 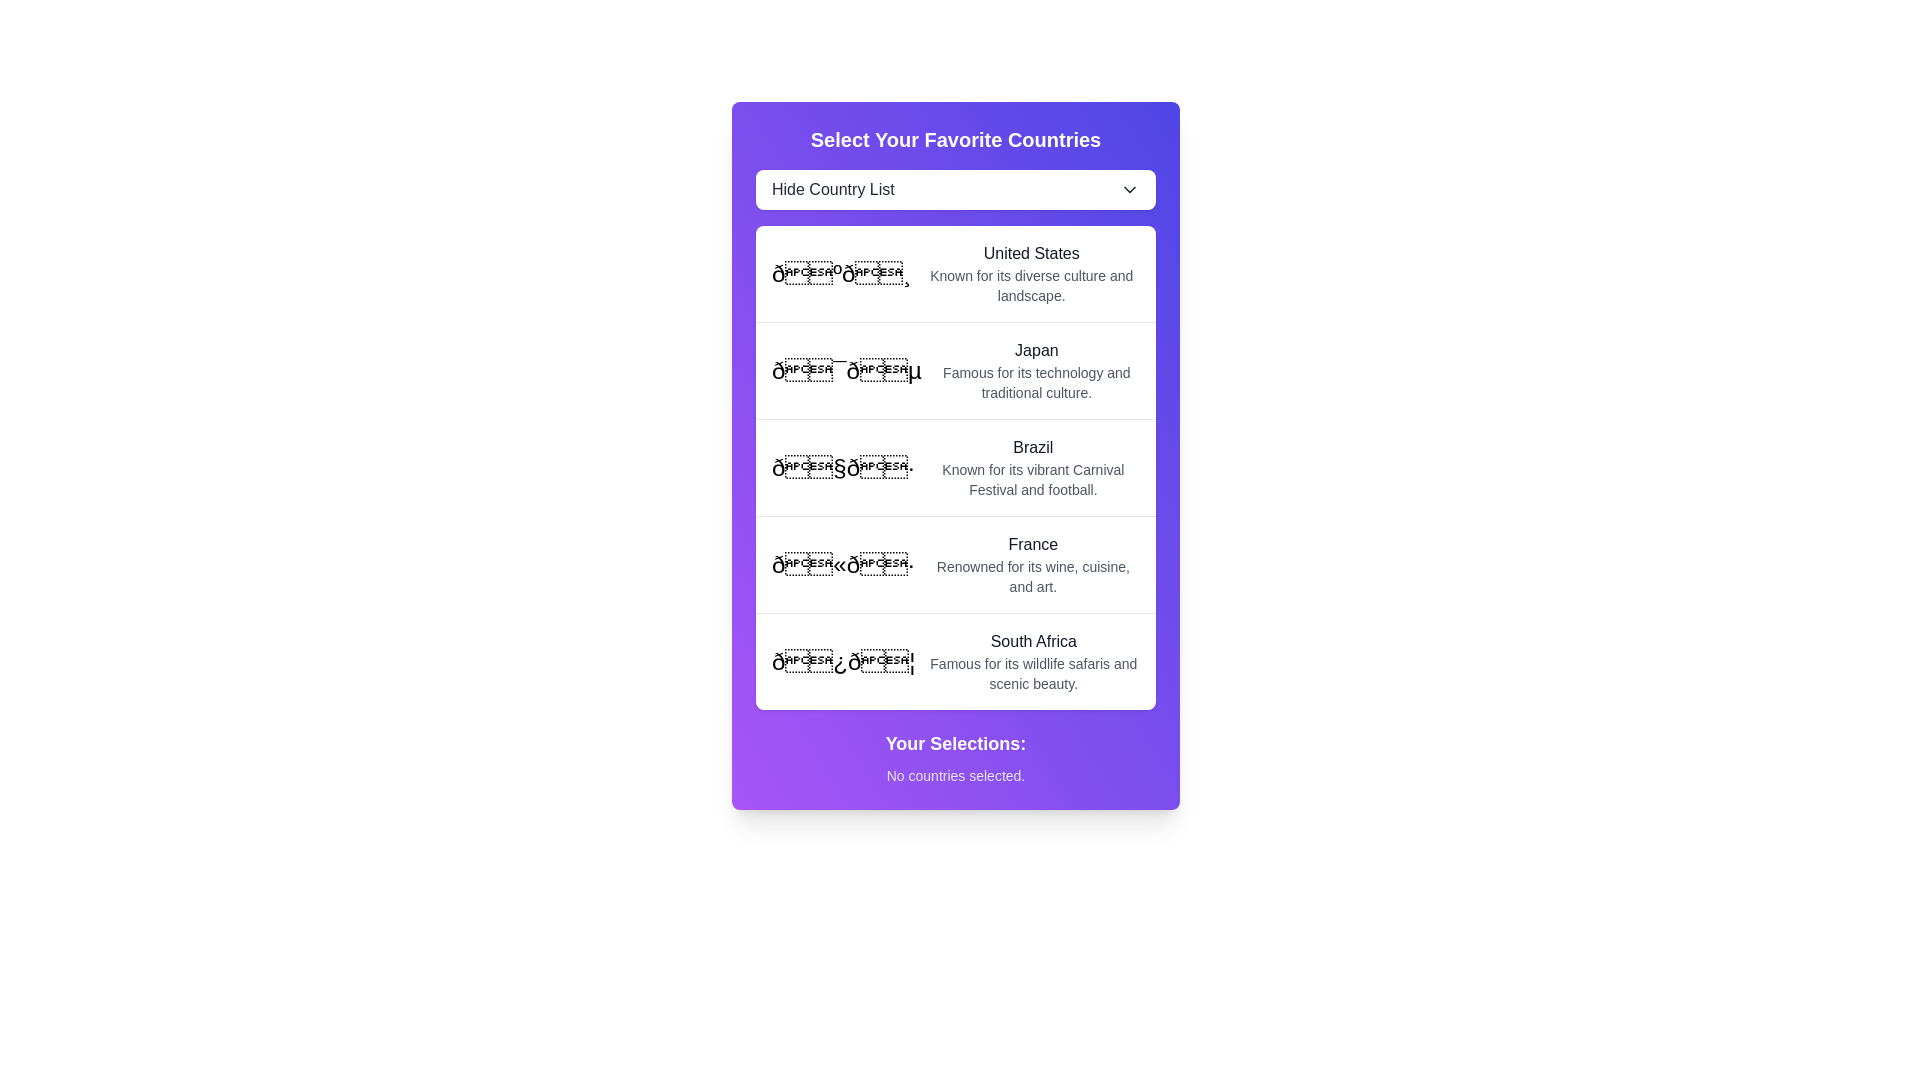 What do you see at coordinates (1036, 382) in the screenshot?
I see `the text element displaying 'Famous for its technology and traditional culture.' located under the label 'Japan' to enhance visibility` at bounding box center [1036, 382].